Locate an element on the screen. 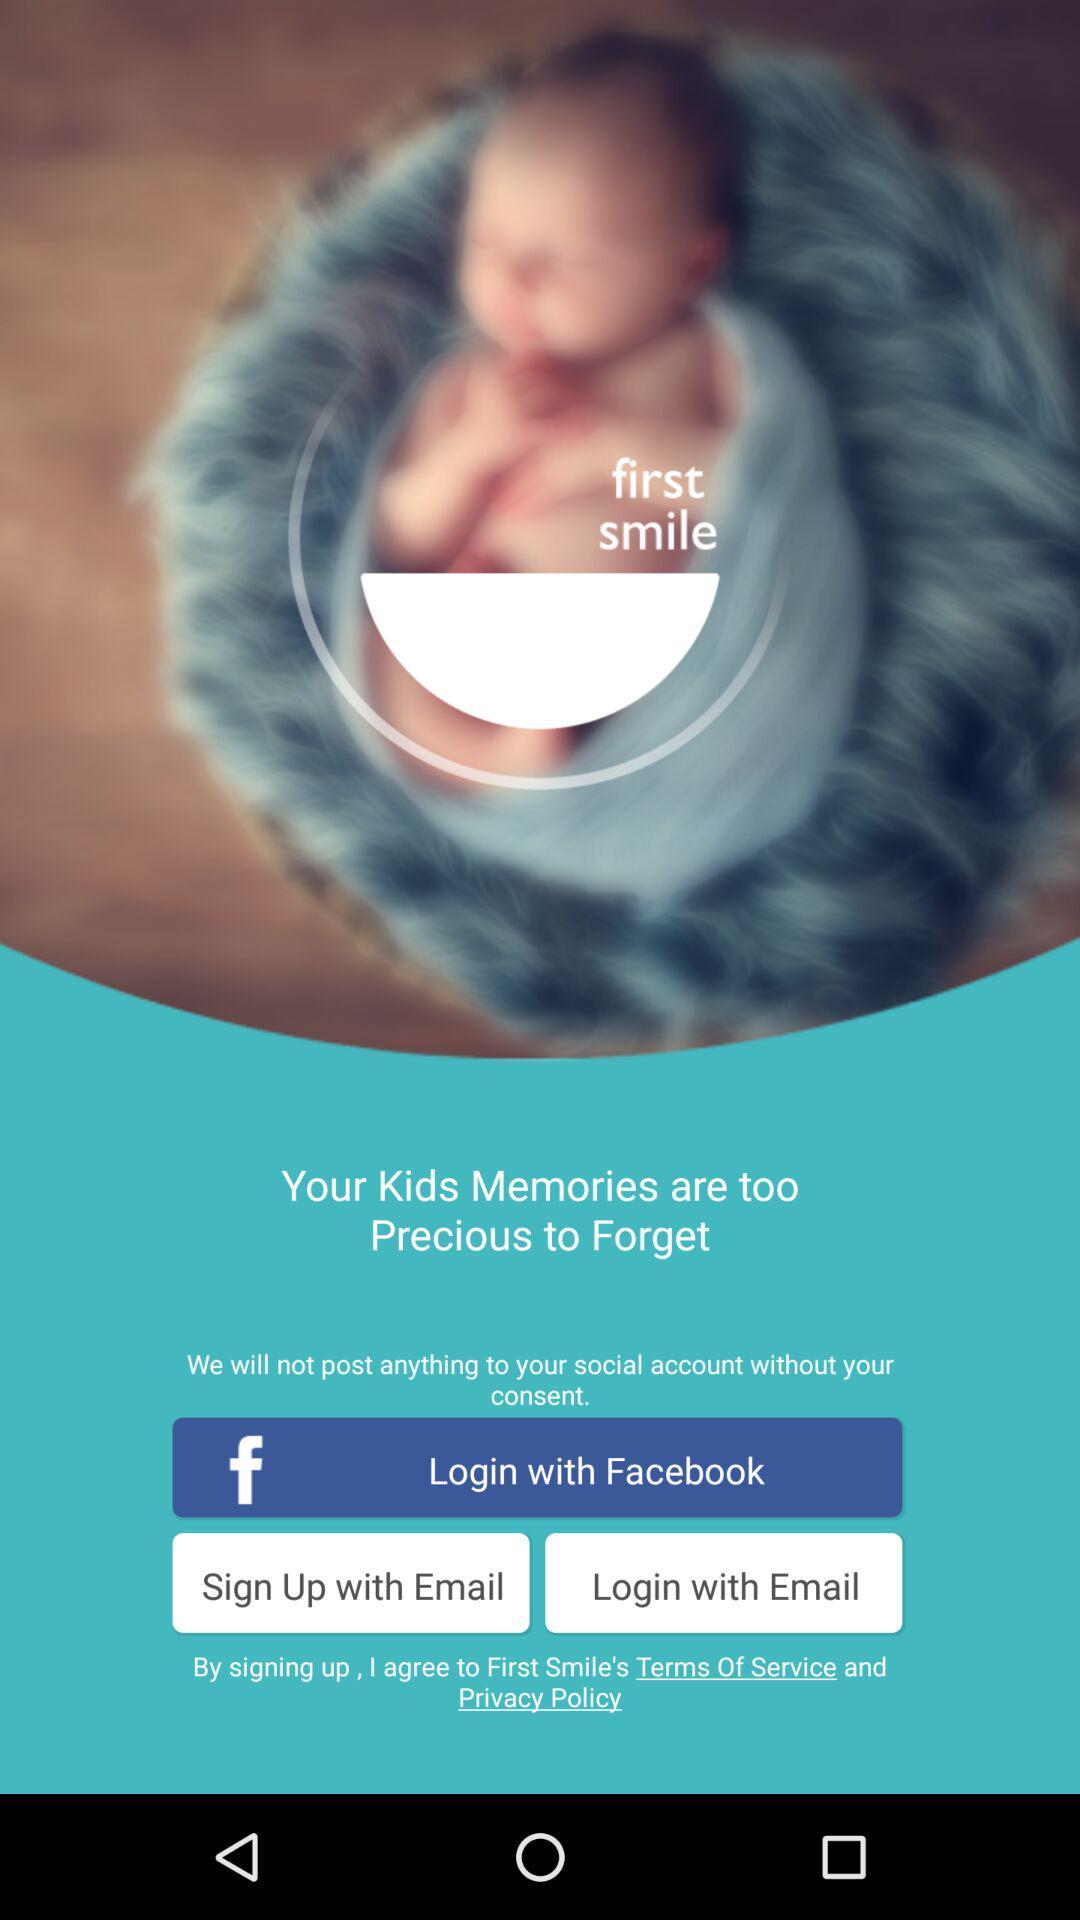 This screenshot has width=1080, height=1920. item above the by signing up is located at coordinates (352, 1584).